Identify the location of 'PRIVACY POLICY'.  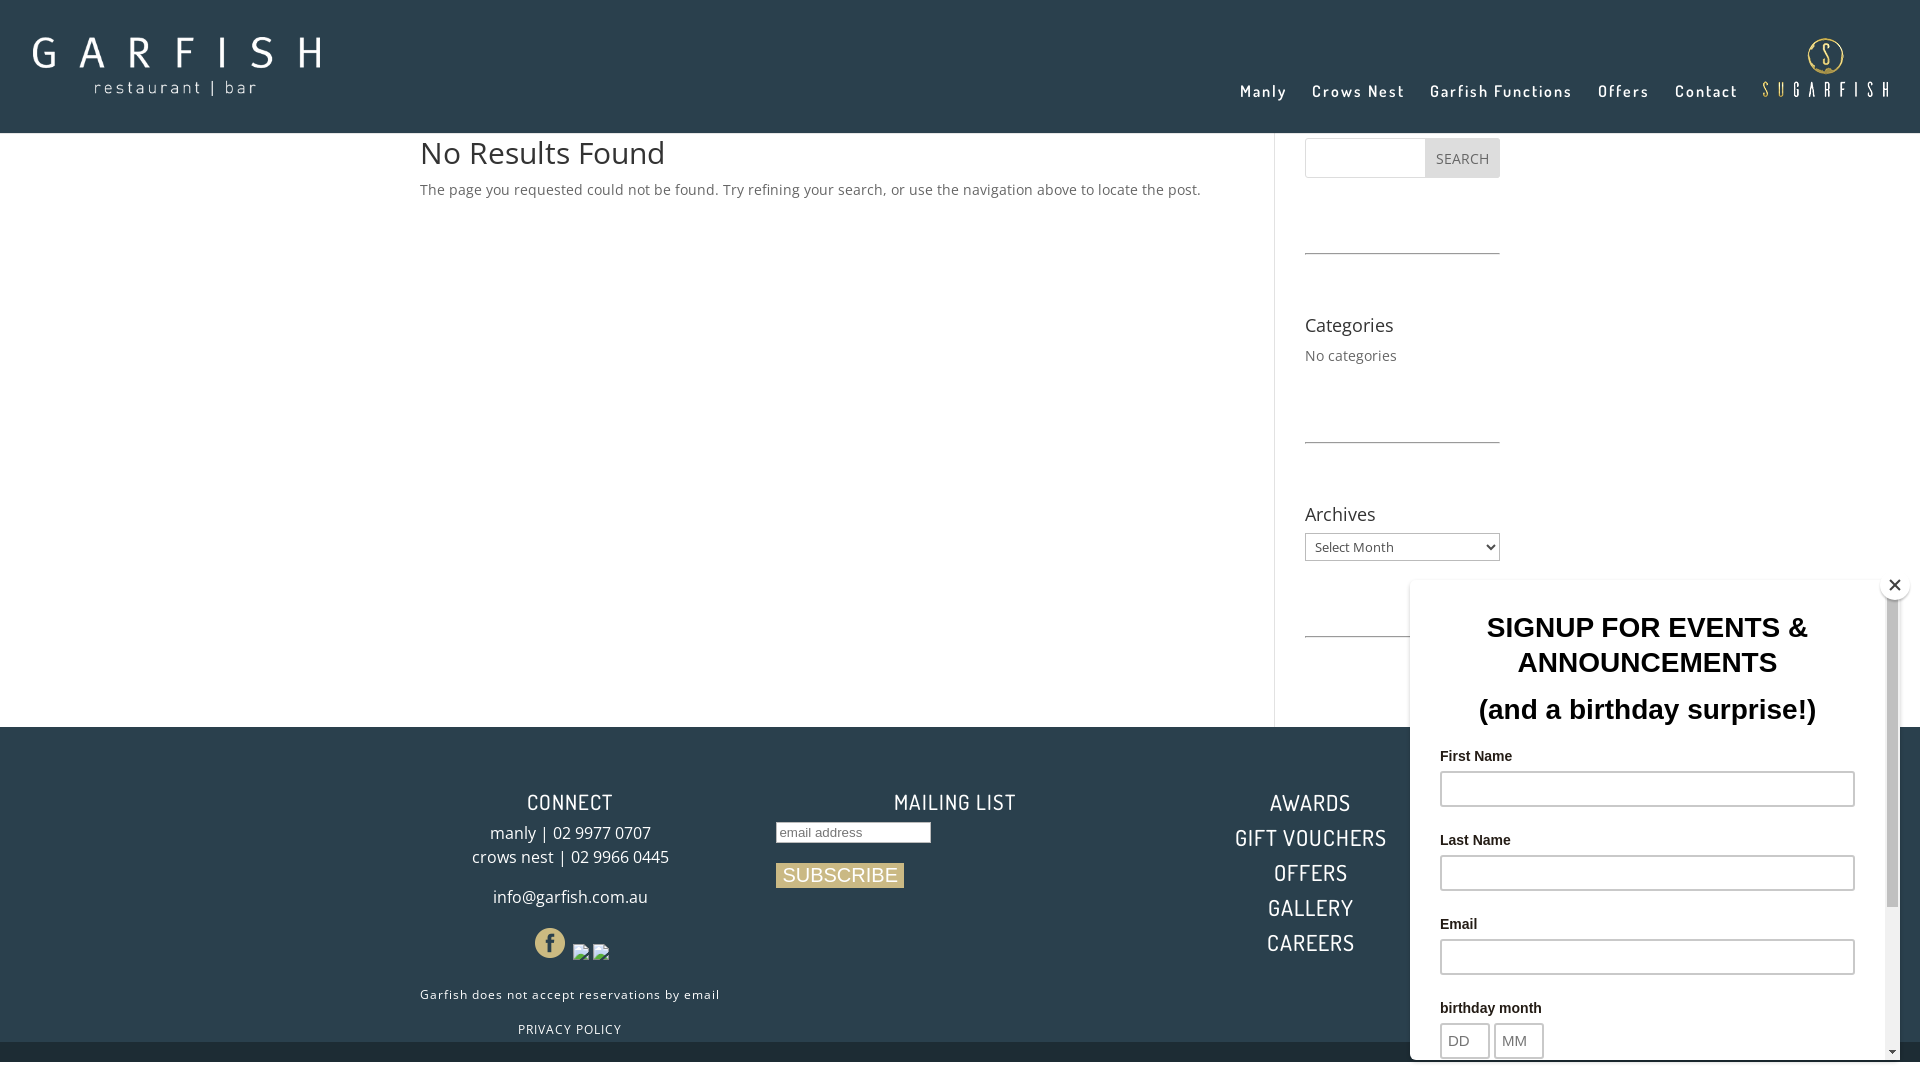
(569, 1029).